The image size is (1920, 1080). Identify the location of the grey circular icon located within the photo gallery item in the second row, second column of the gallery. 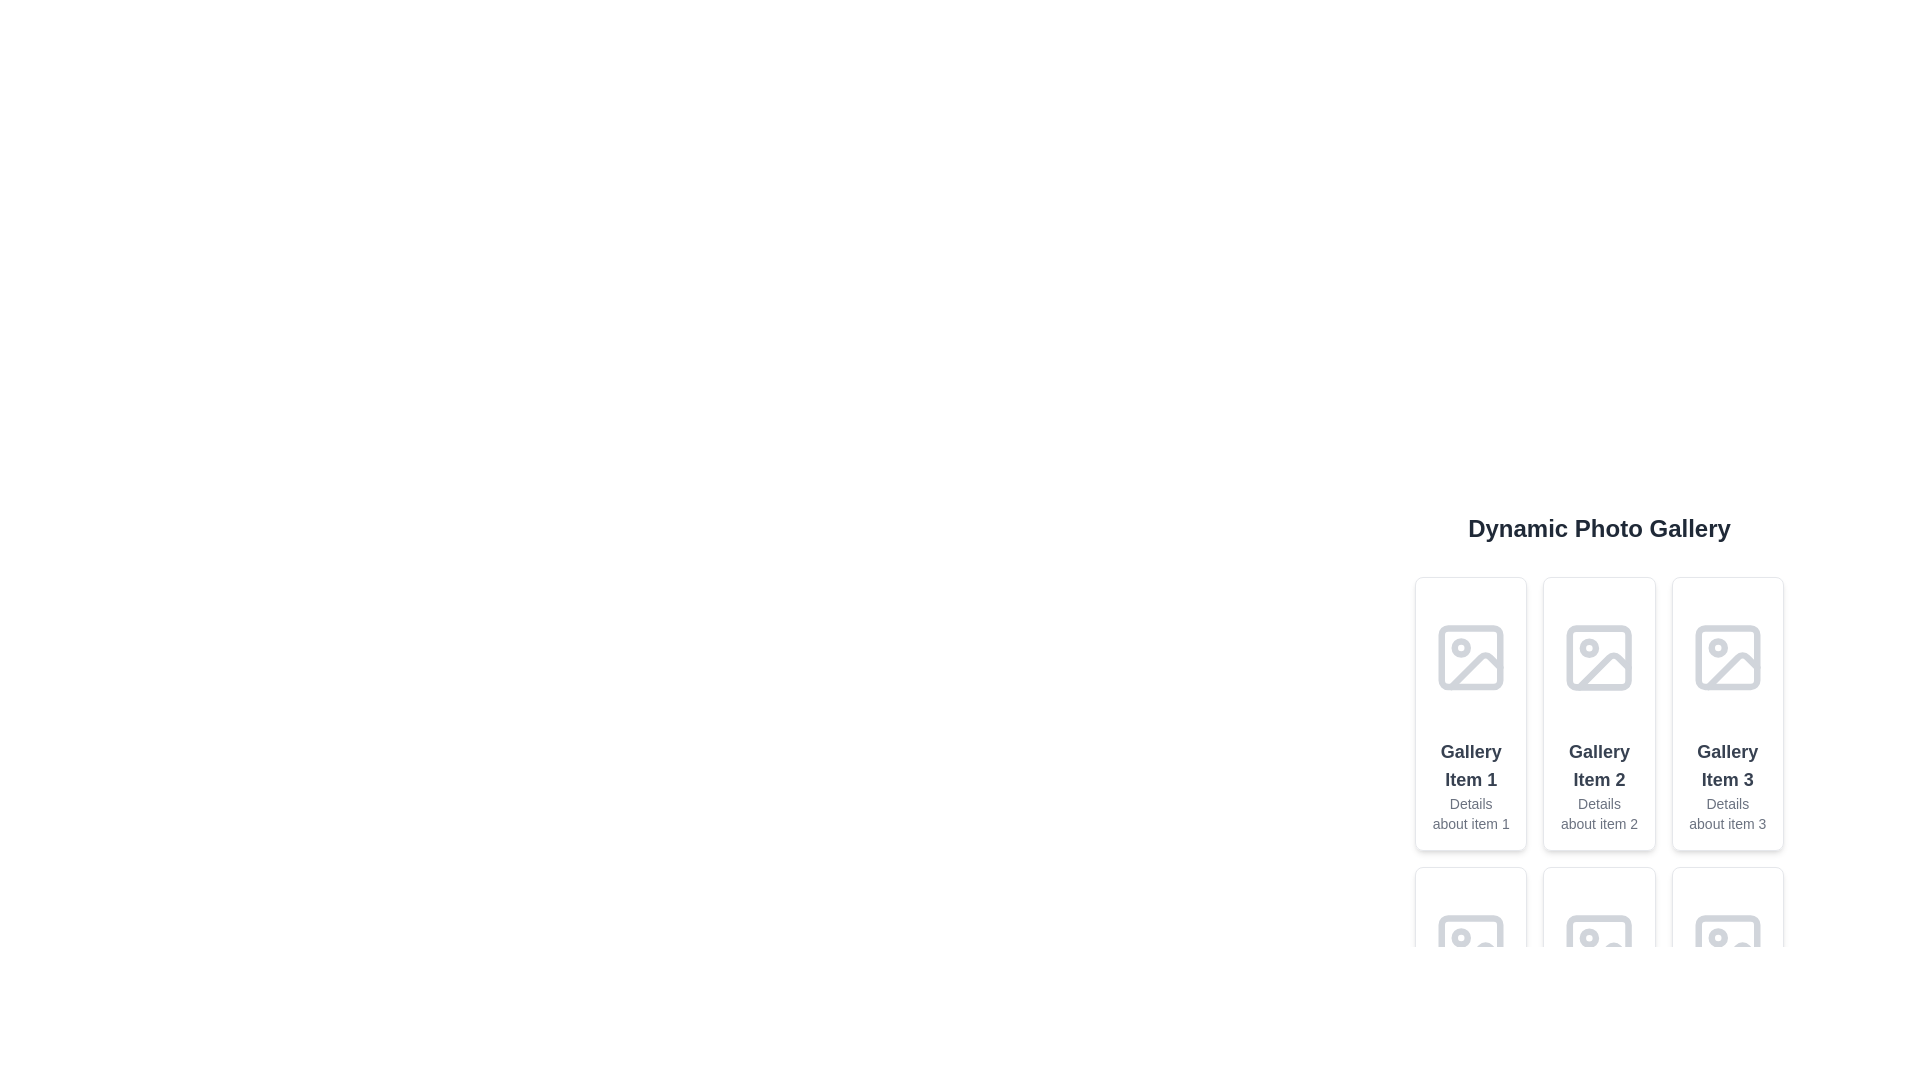
(1588, 938).